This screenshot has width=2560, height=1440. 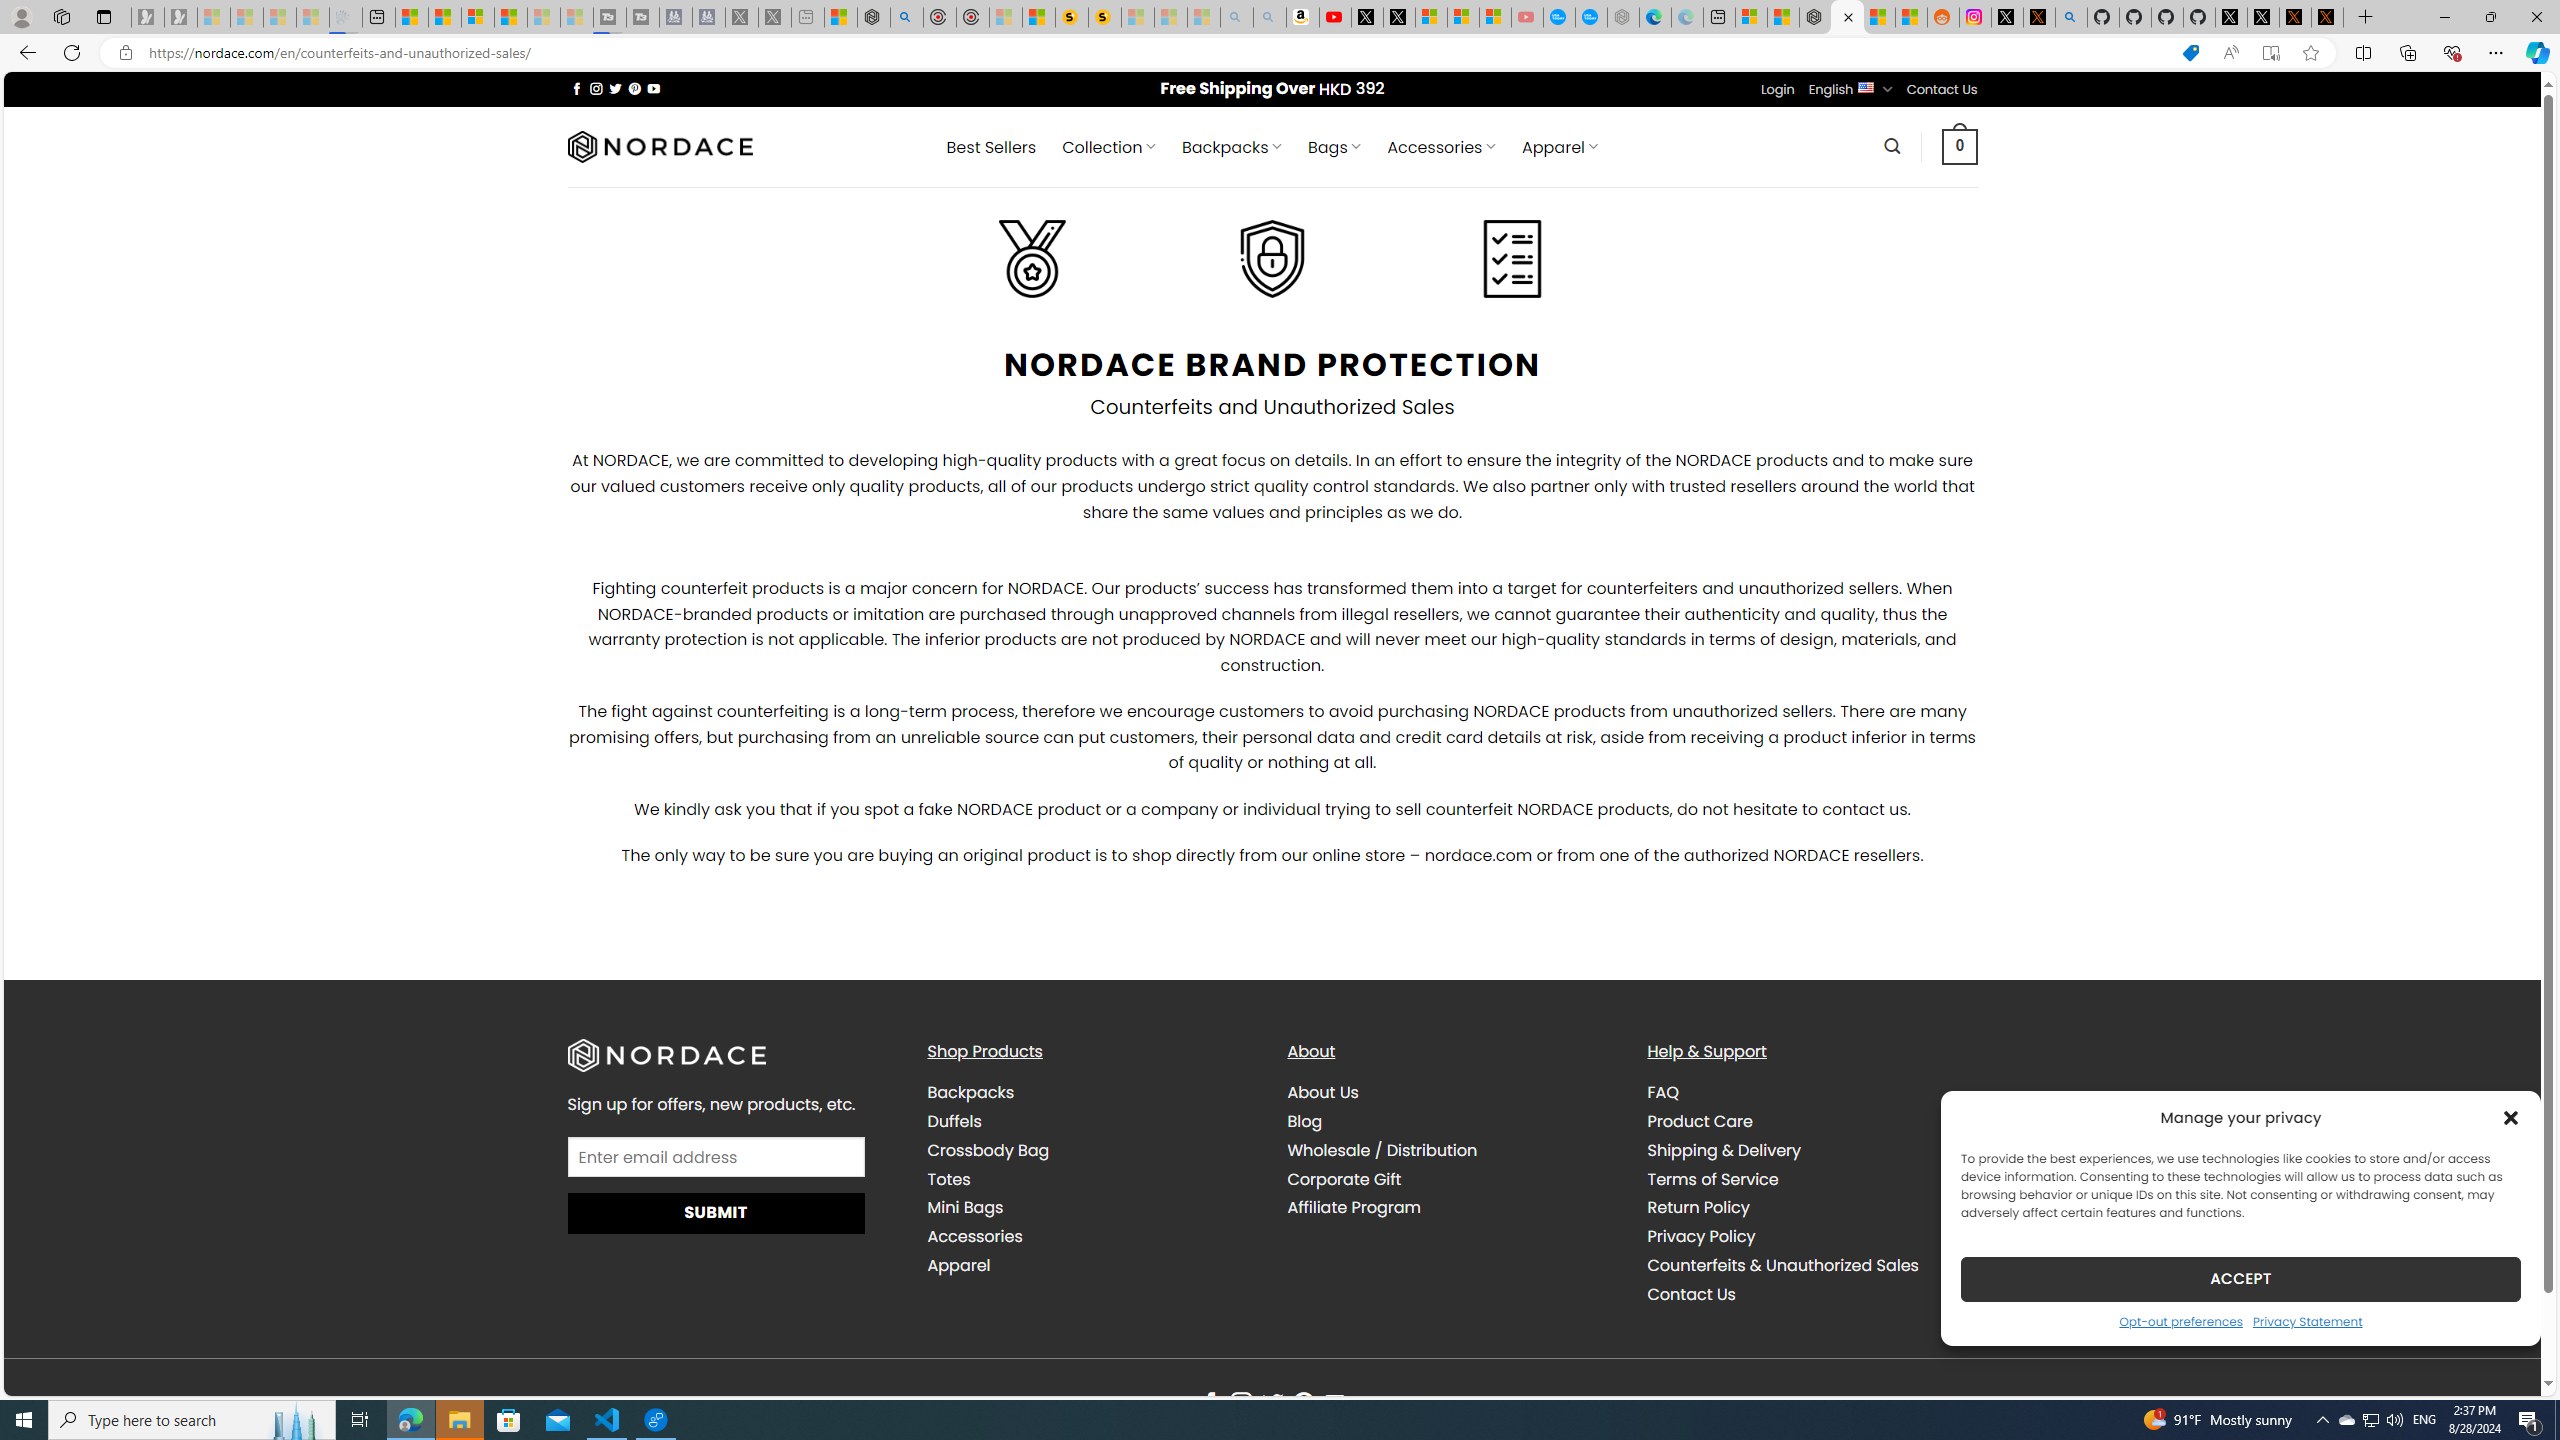 I want to click on 'Shipping & Delivery', so click(x=1811, y=1149).